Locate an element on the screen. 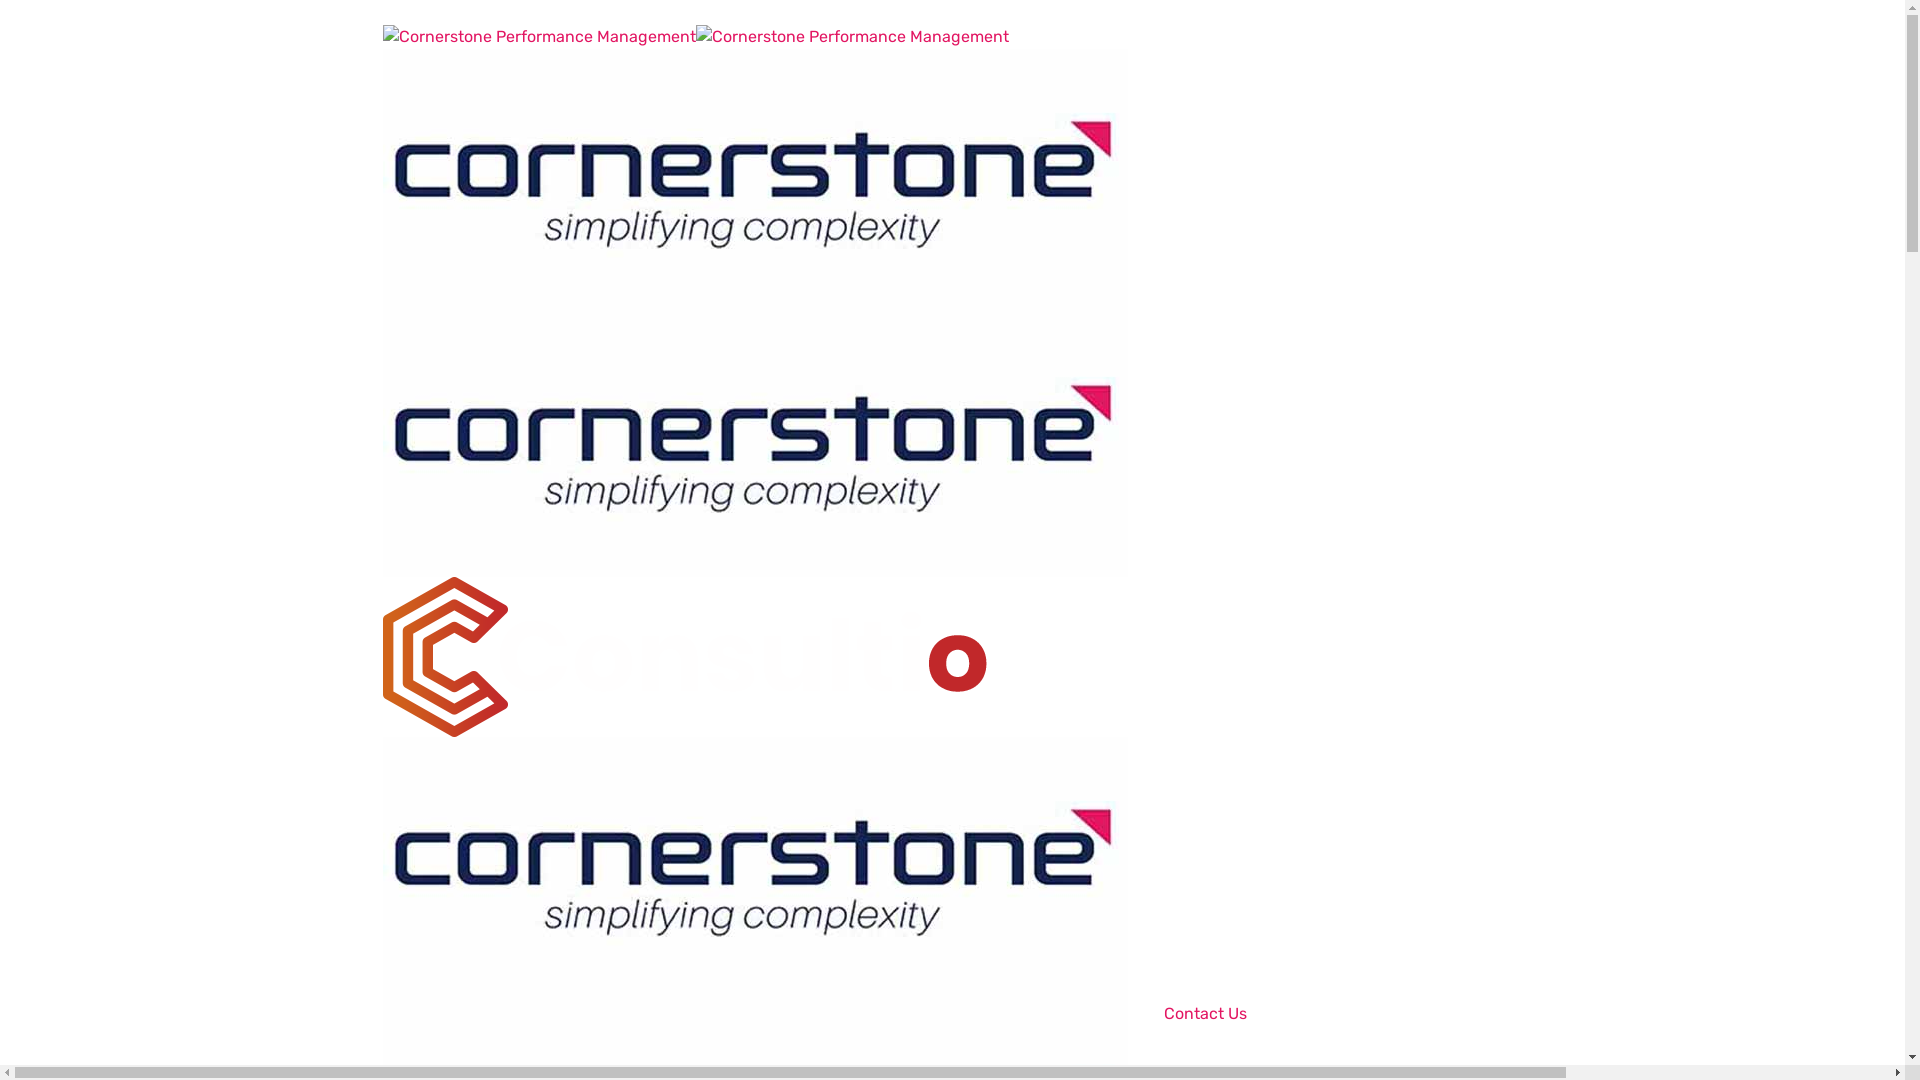  'Cornerstone Performance Management' is located at coordinates (753, 442).